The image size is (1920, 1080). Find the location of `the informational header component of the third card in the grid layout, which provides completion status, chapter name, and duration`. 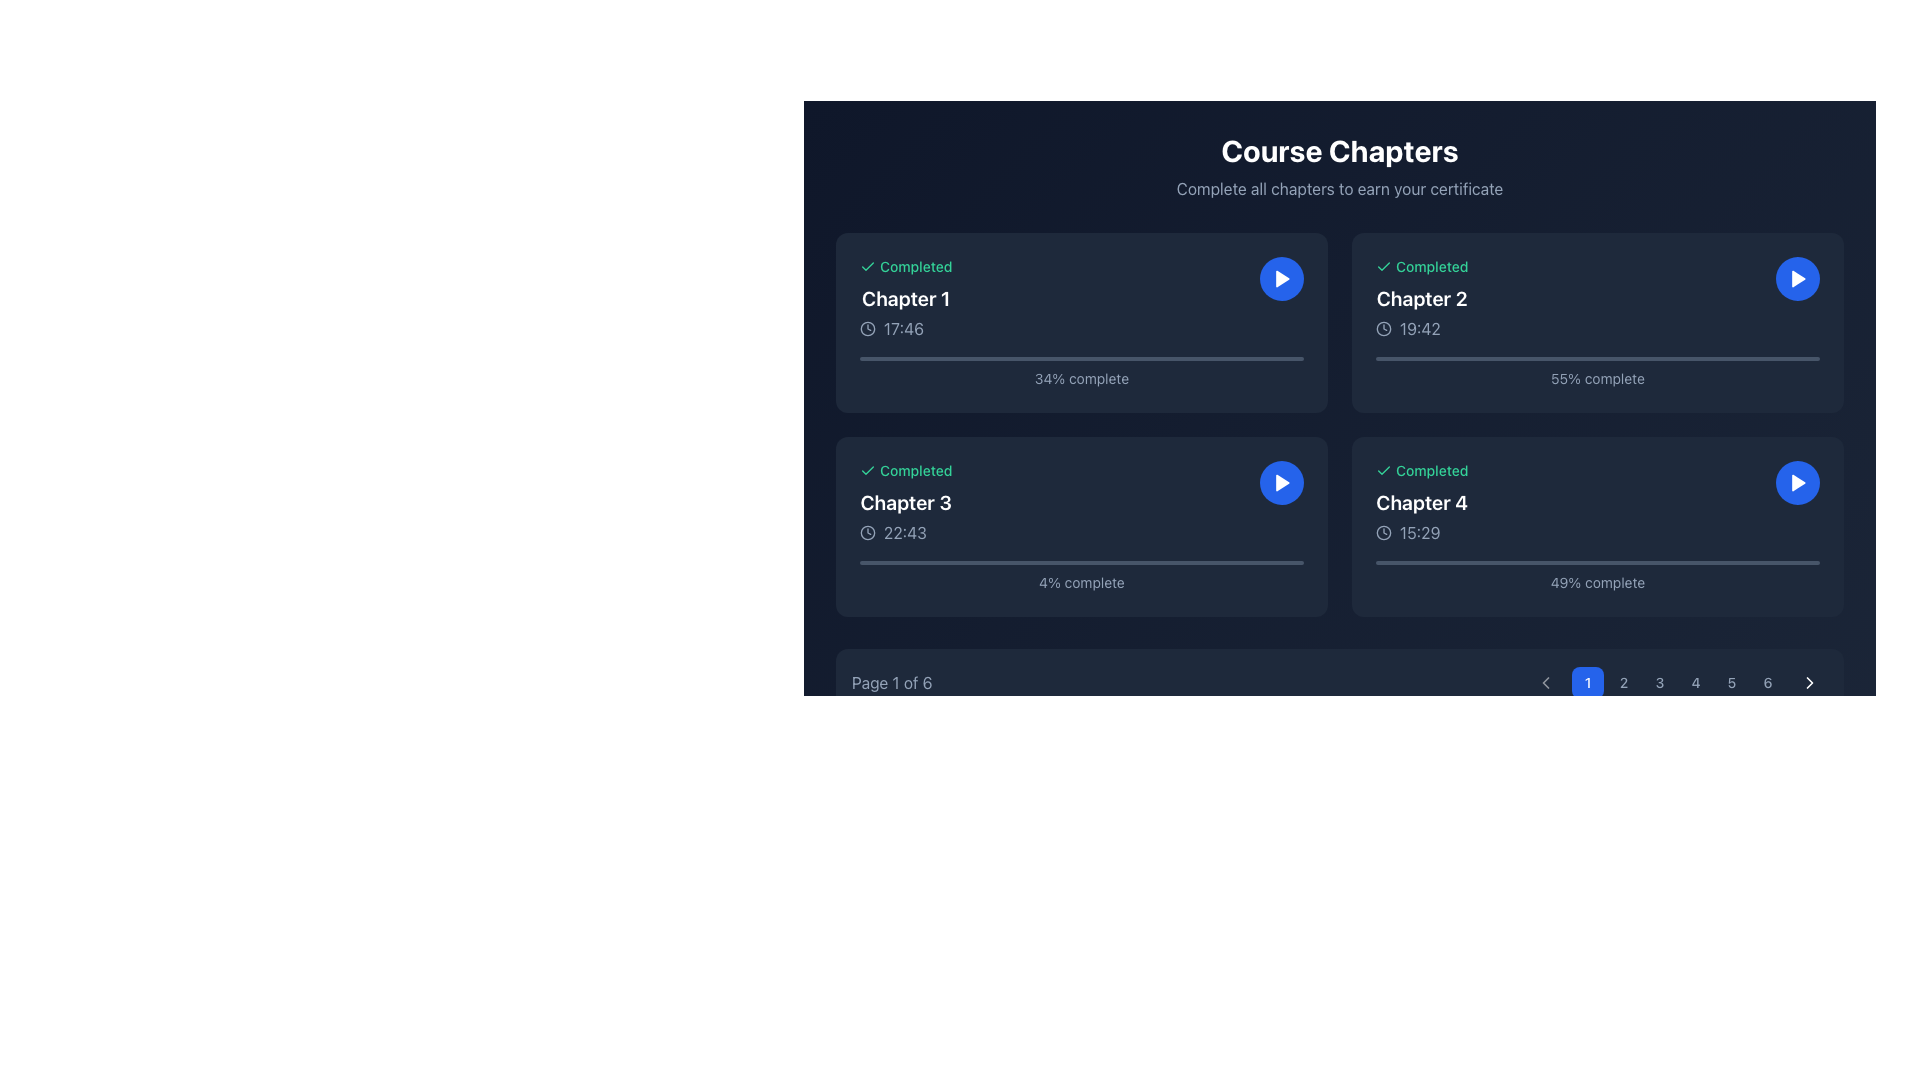

the informational header component of the third card in the grid layout, which provides completion status, chapter name, and duration is located at coordinates (905, 501).